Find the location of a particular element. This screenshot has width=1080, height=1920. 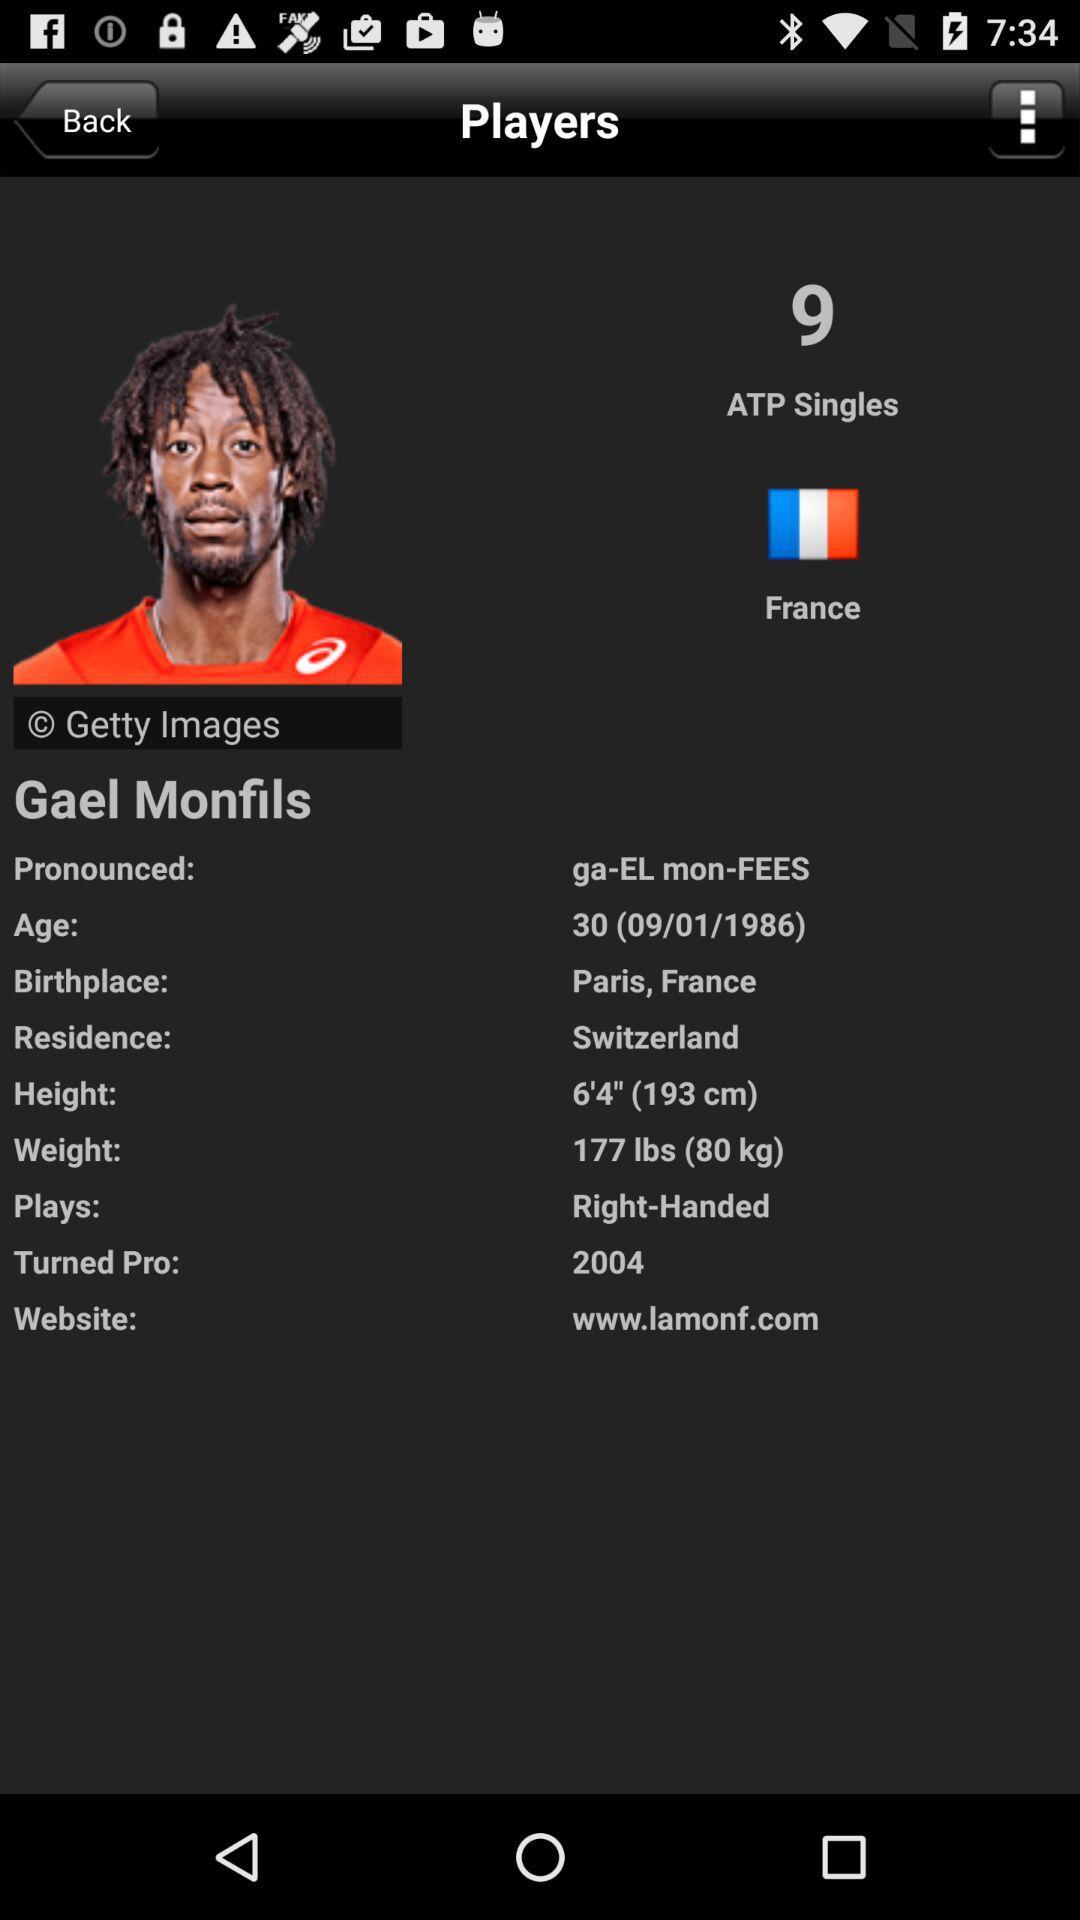

app next to the players icon is located at coordinates (85, 118).